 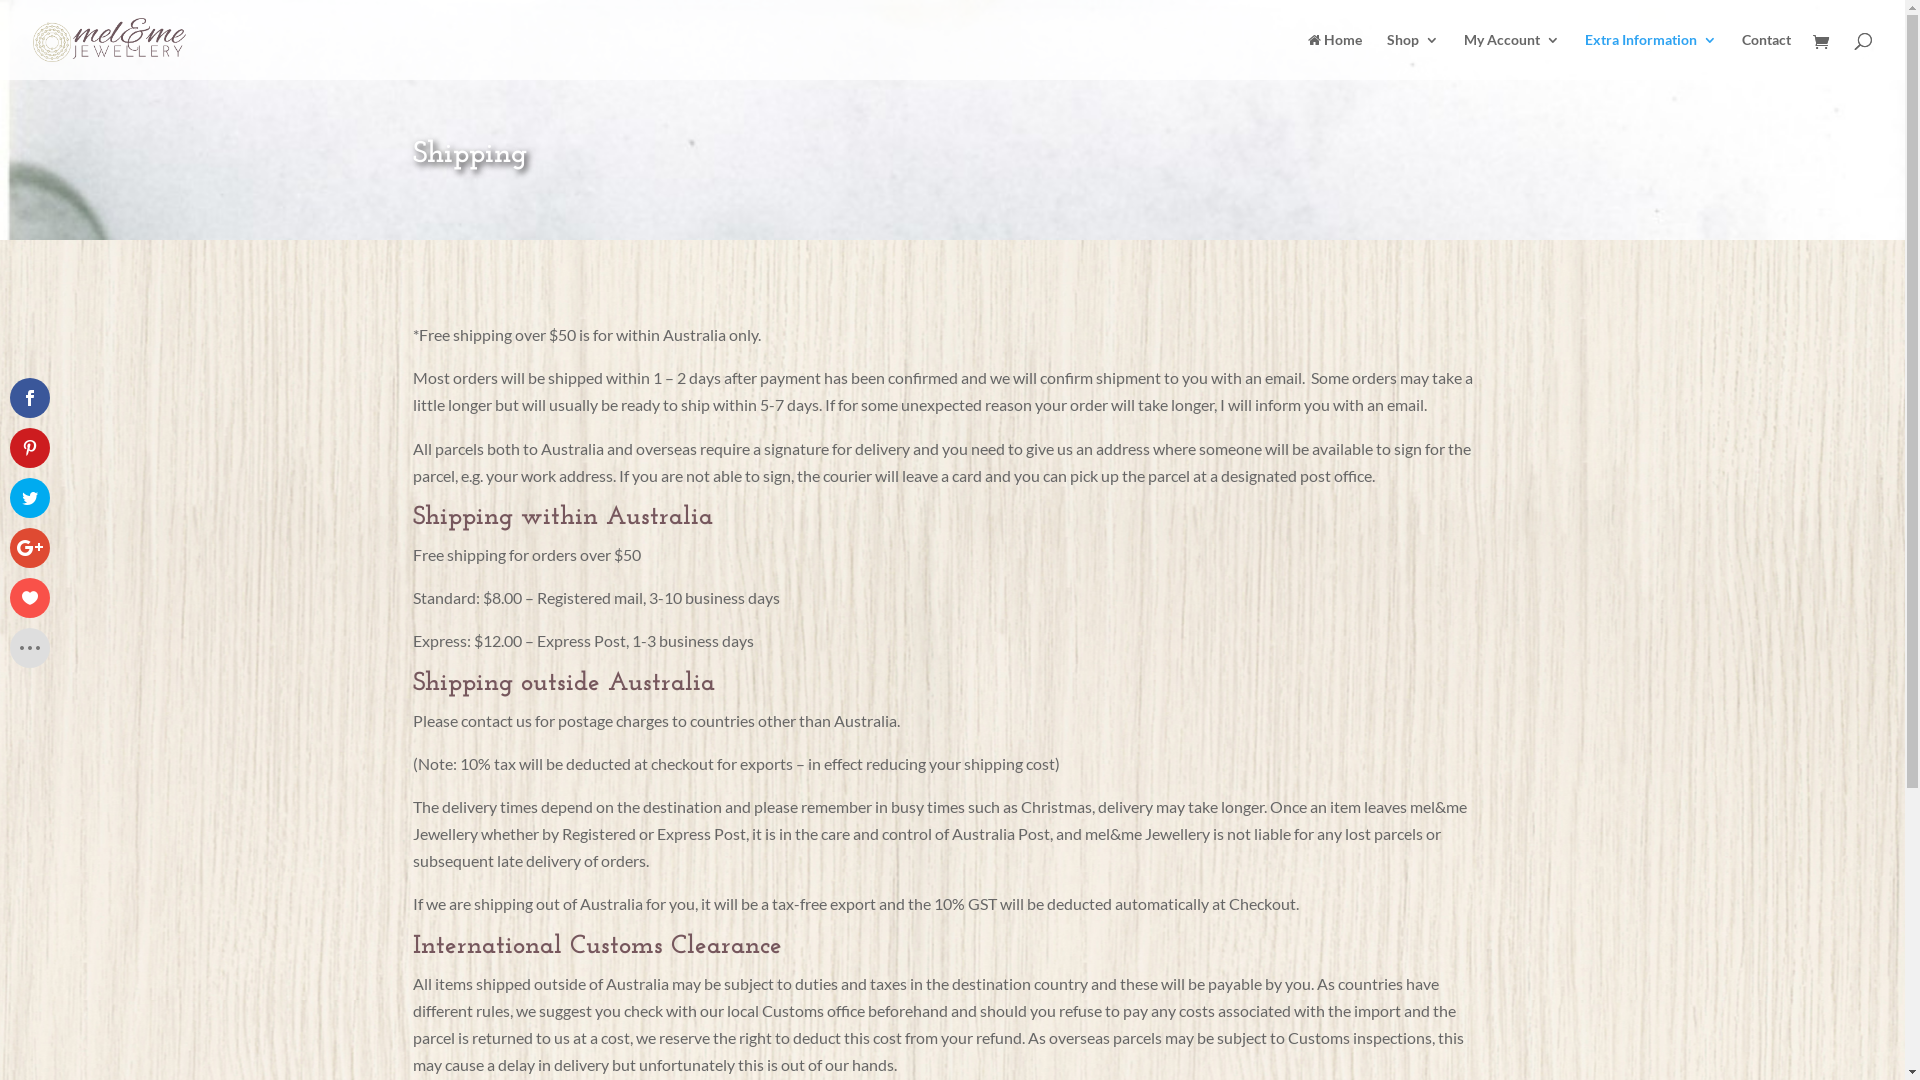 I want to click on 'Contact', so click(x=1741, y=55).